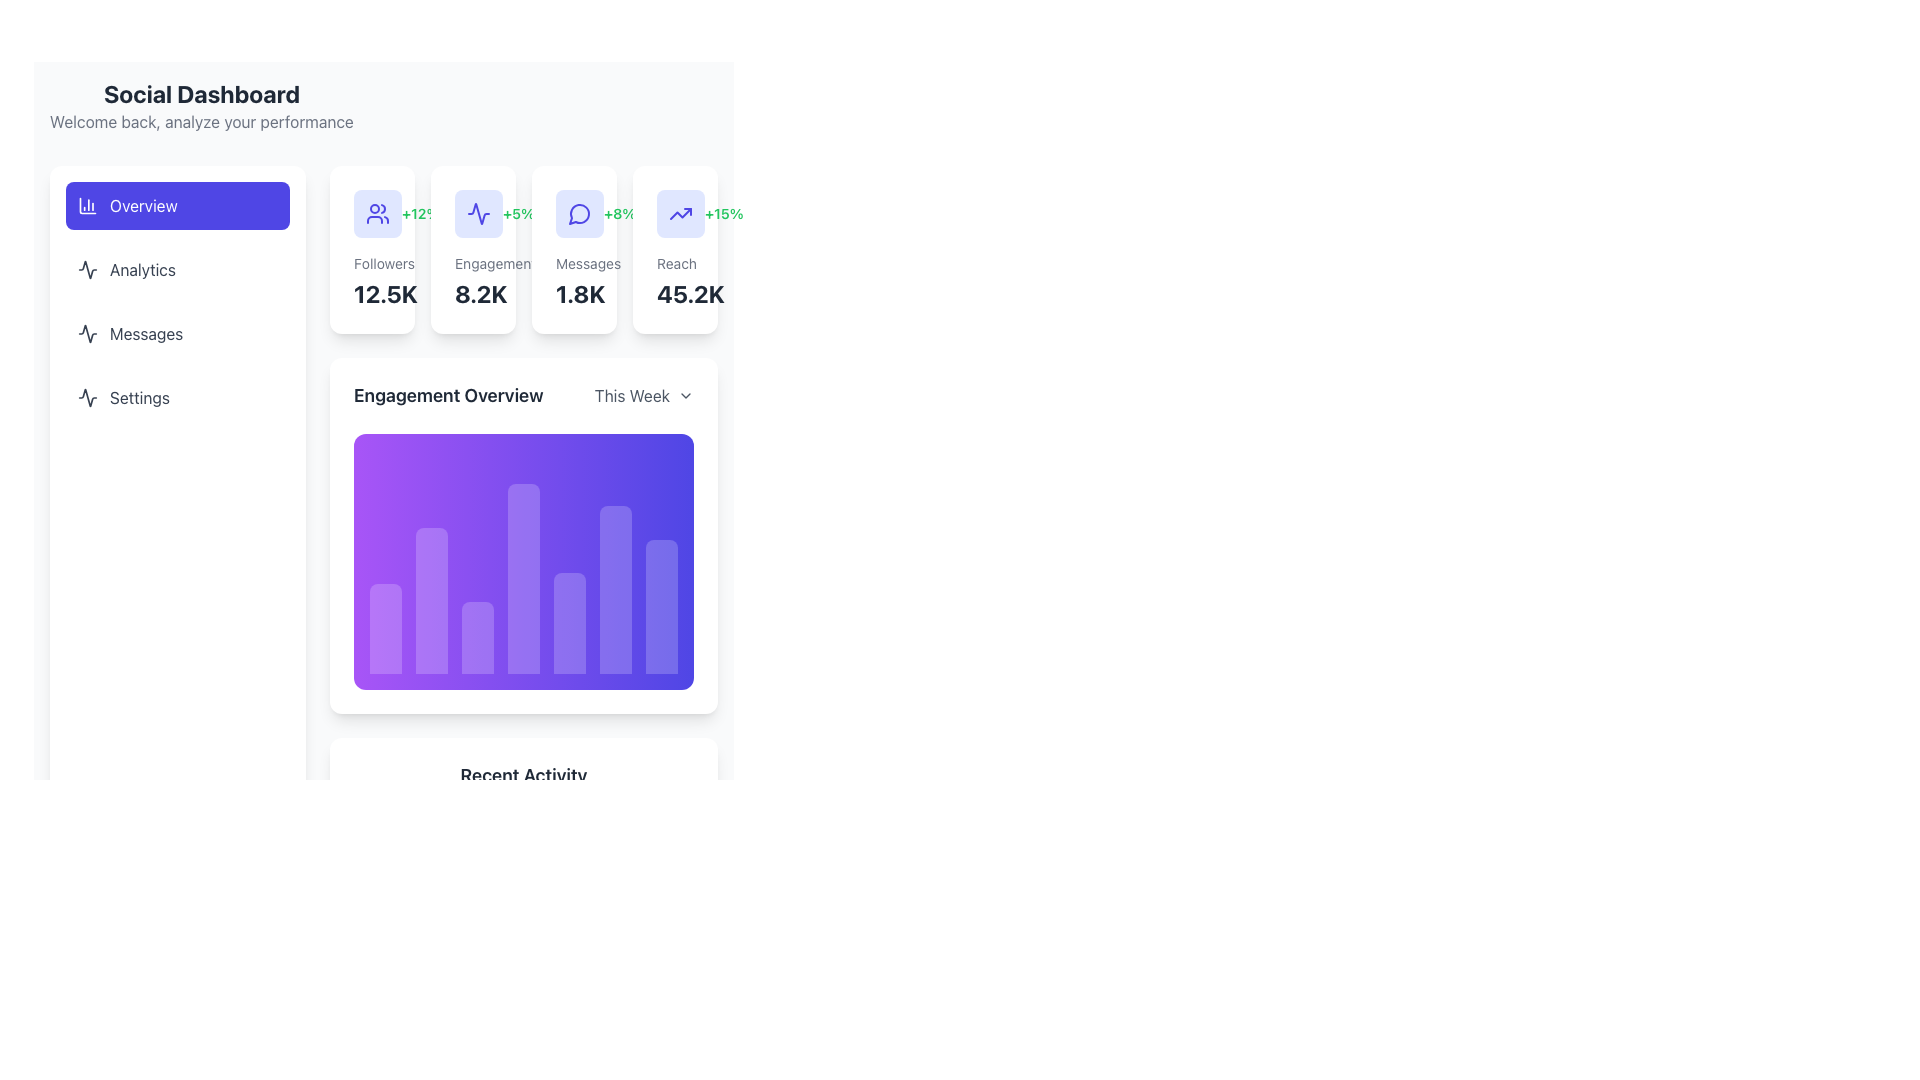 The width and height of the screenshot is (1920, 1080). Describe the element at coordinates (614, 589) in the screenshot. I see `the sixth vertical bar in the bar chart, which has rounded top corners and a gradient background transitioning from purple to indigo` at that location.